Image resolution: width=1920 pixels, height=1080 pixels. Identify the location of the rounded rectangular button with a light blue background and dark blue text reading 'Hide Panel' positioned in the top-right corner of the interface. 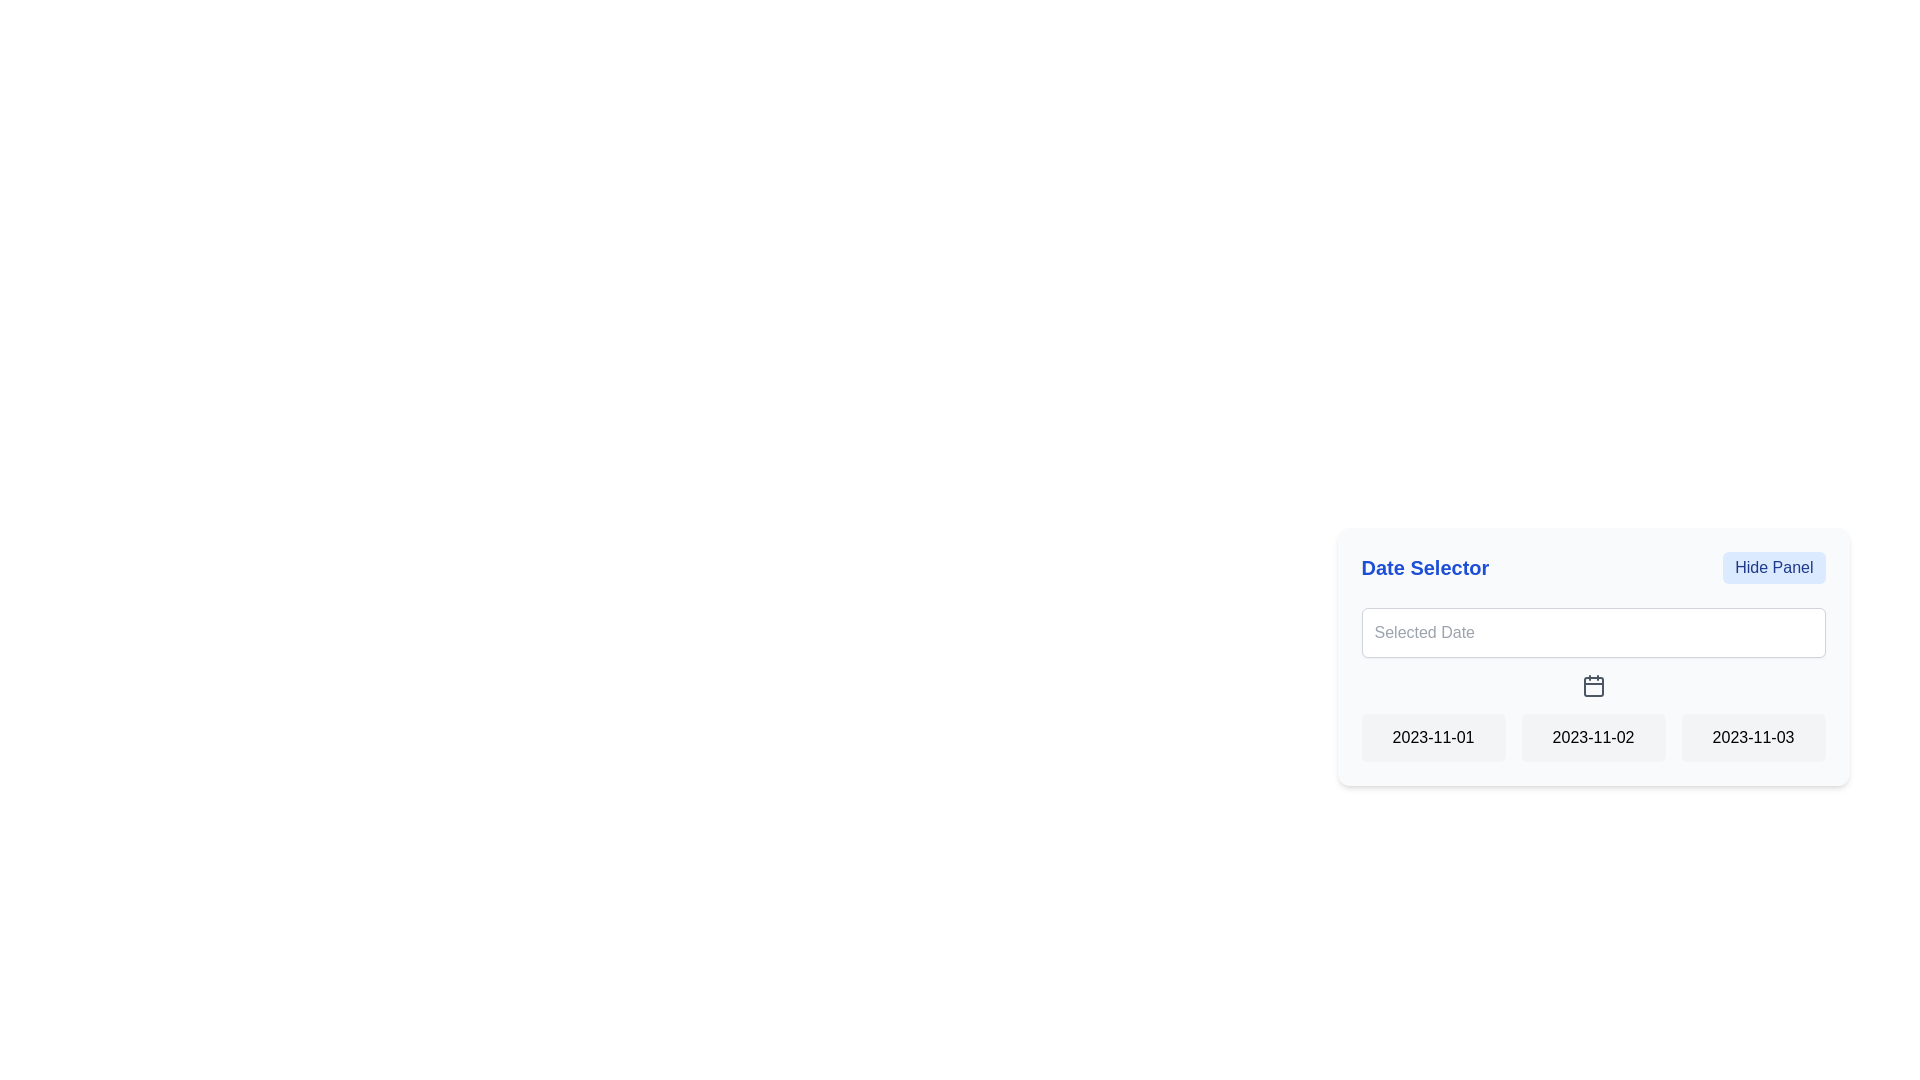
(1774, 567).